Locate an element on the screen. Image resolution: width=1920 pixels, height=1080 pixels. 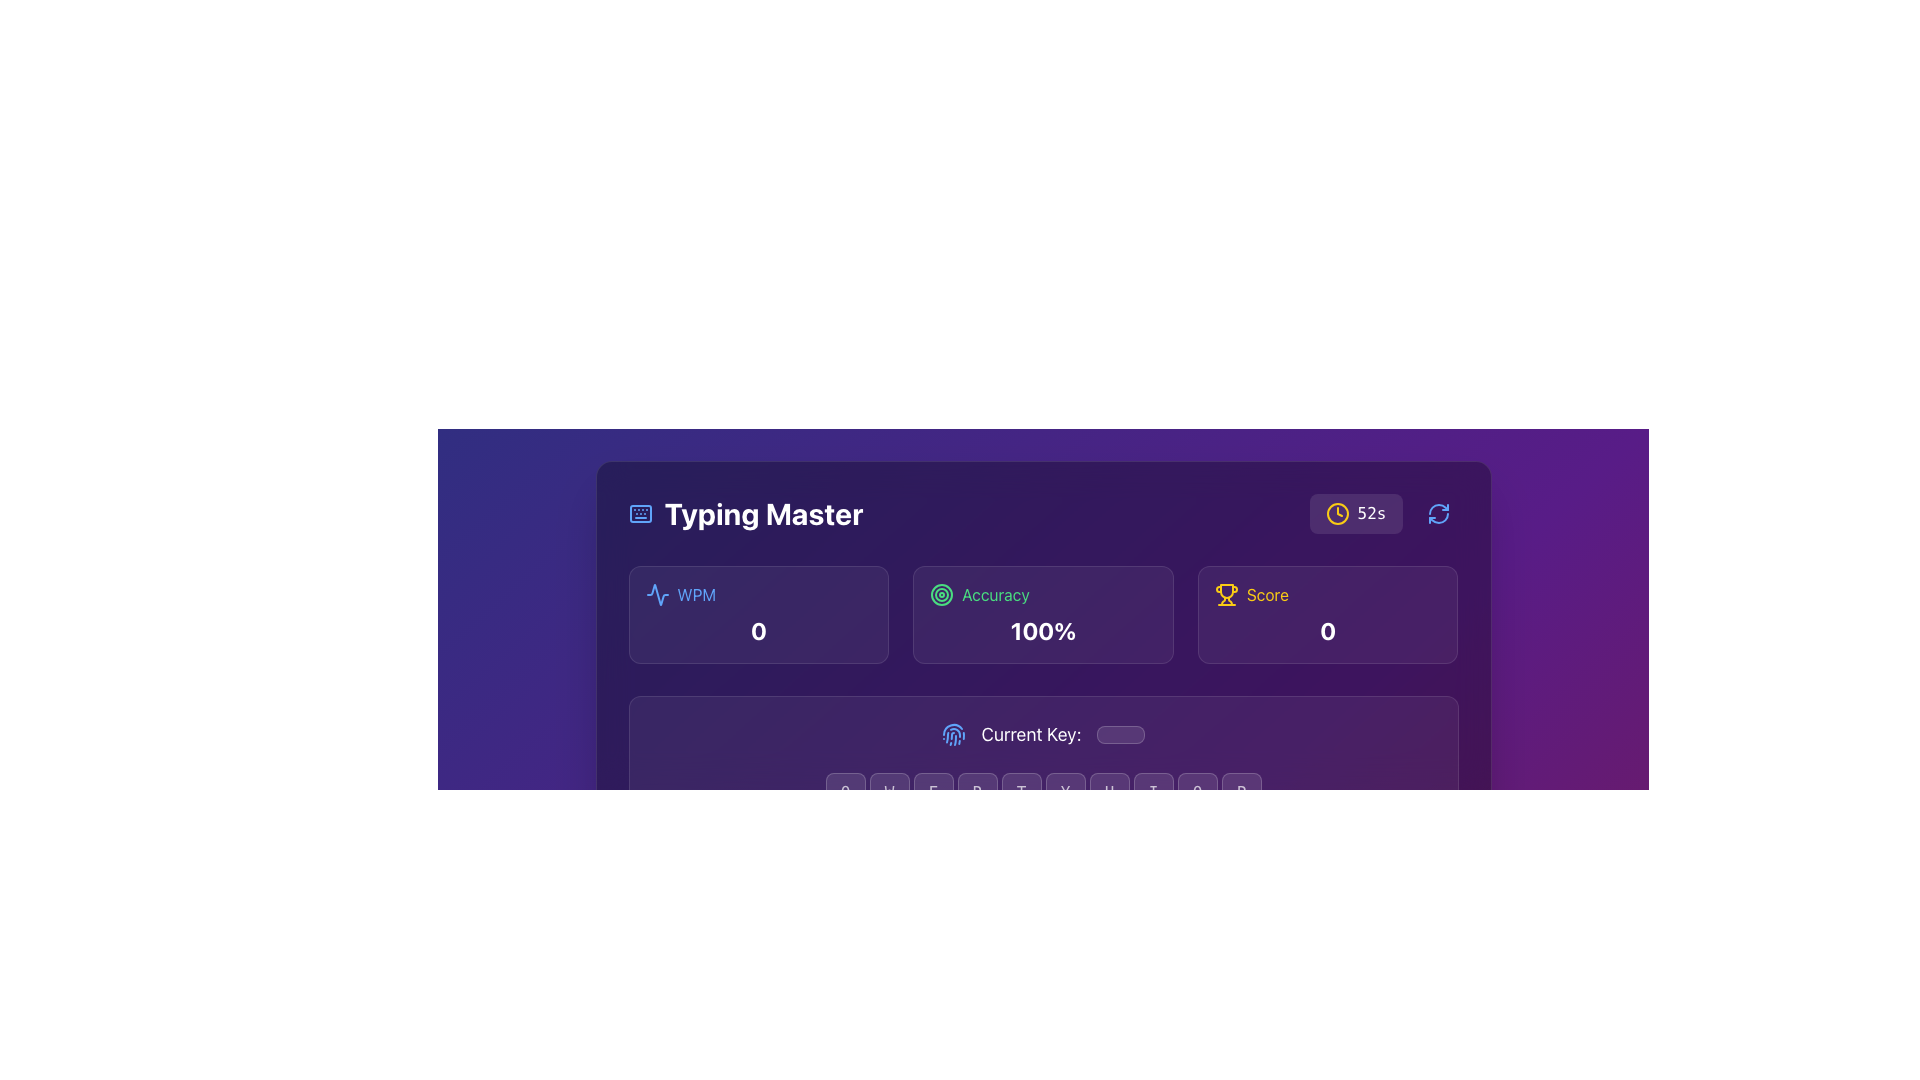
the clock icon located to the immediate left of the '56s' text in the top-right corner of the interface is located at coordinates (1337, 512).